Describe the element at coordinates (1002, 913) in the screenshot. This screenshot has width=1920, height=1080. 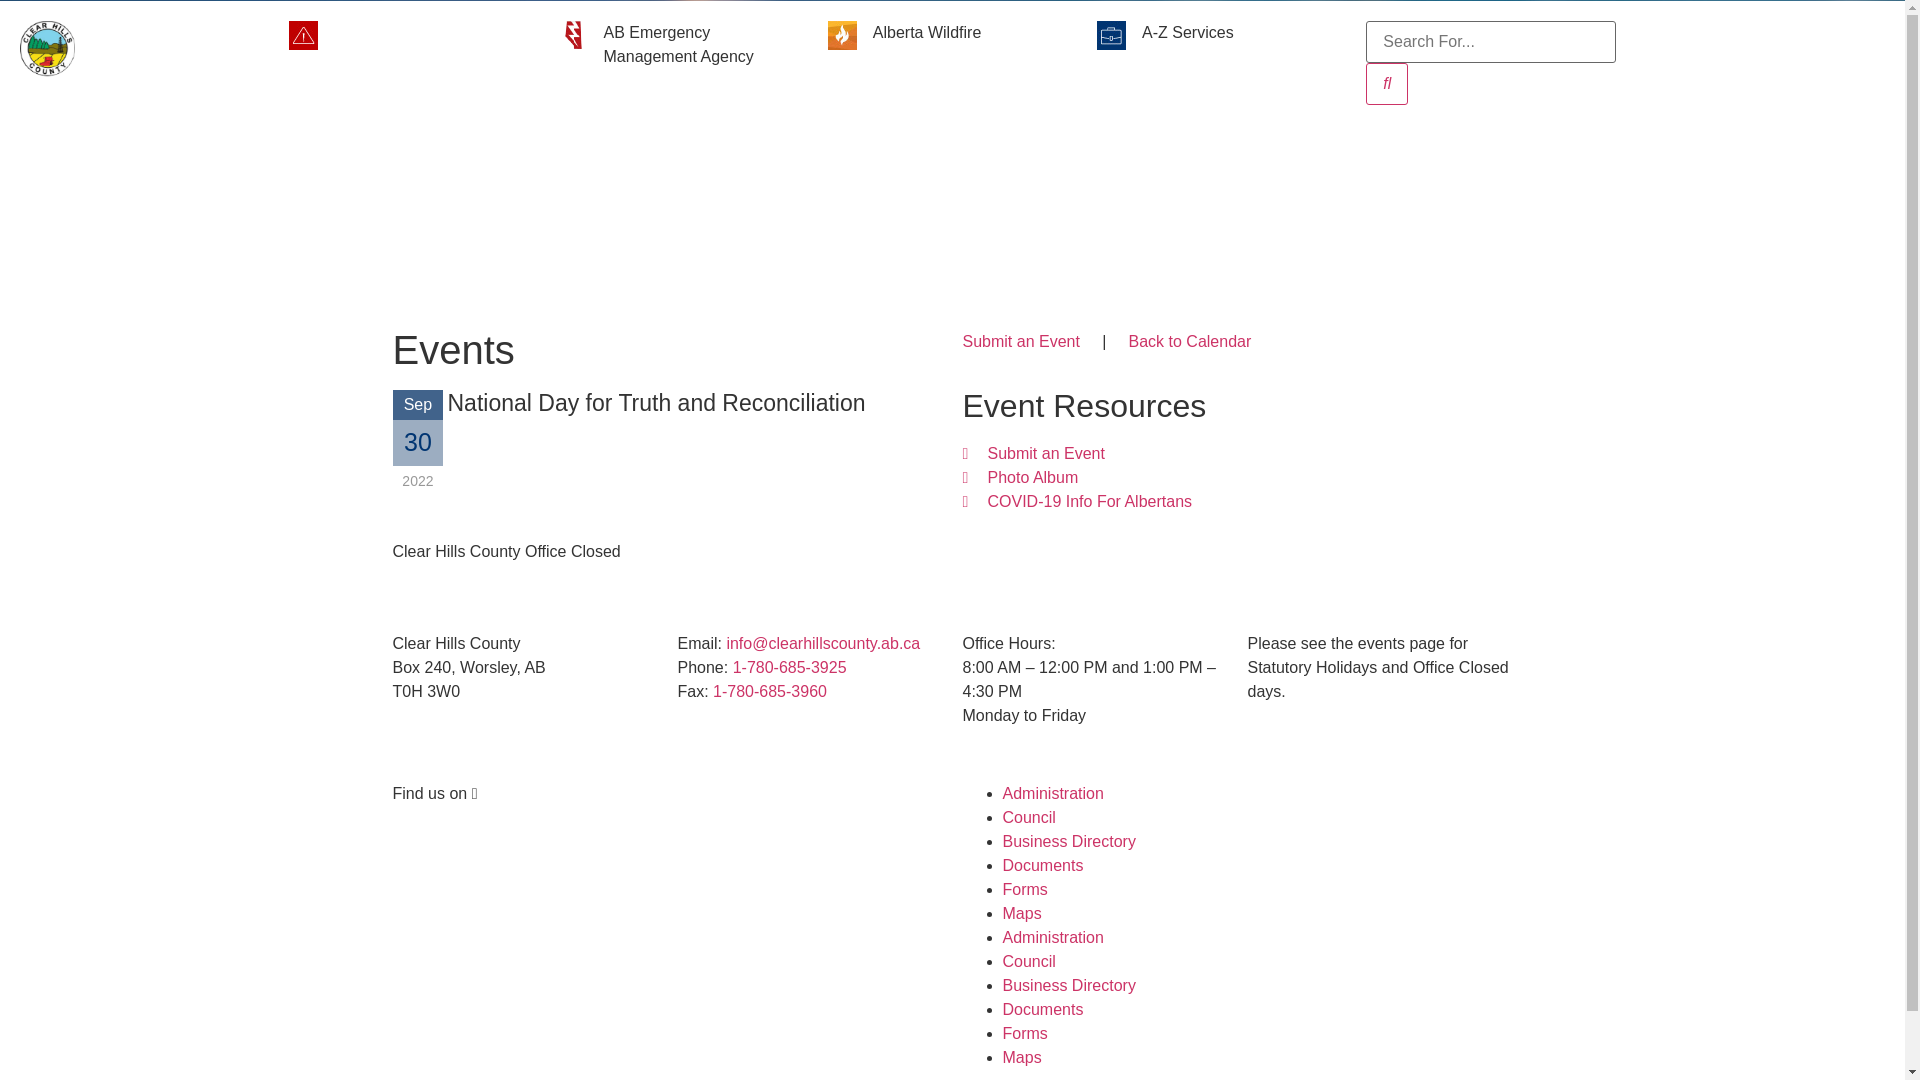
I see `'Maps'` at that location.